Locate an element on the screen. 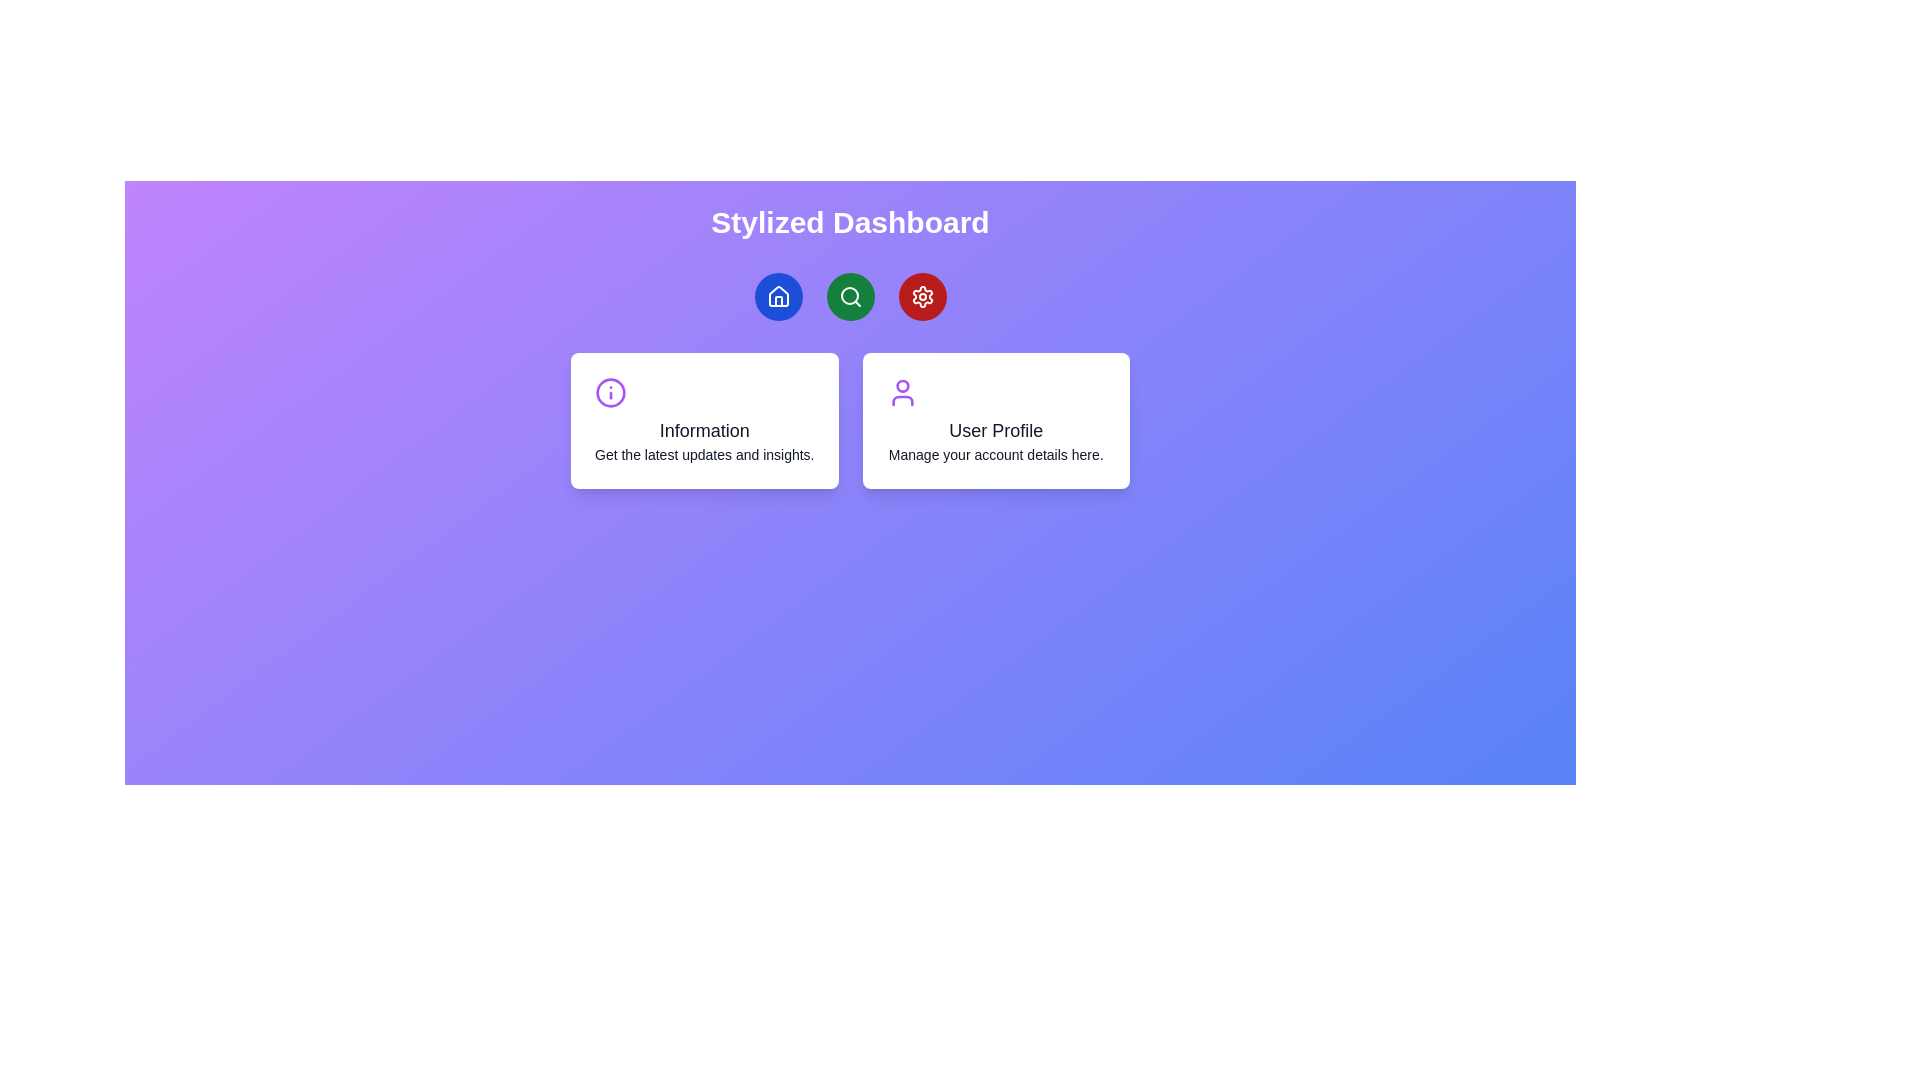 The image size is (1920, 1080). the house icon located within the blue circular button at the top center of the dashboard is located at coordinates (777, 296).